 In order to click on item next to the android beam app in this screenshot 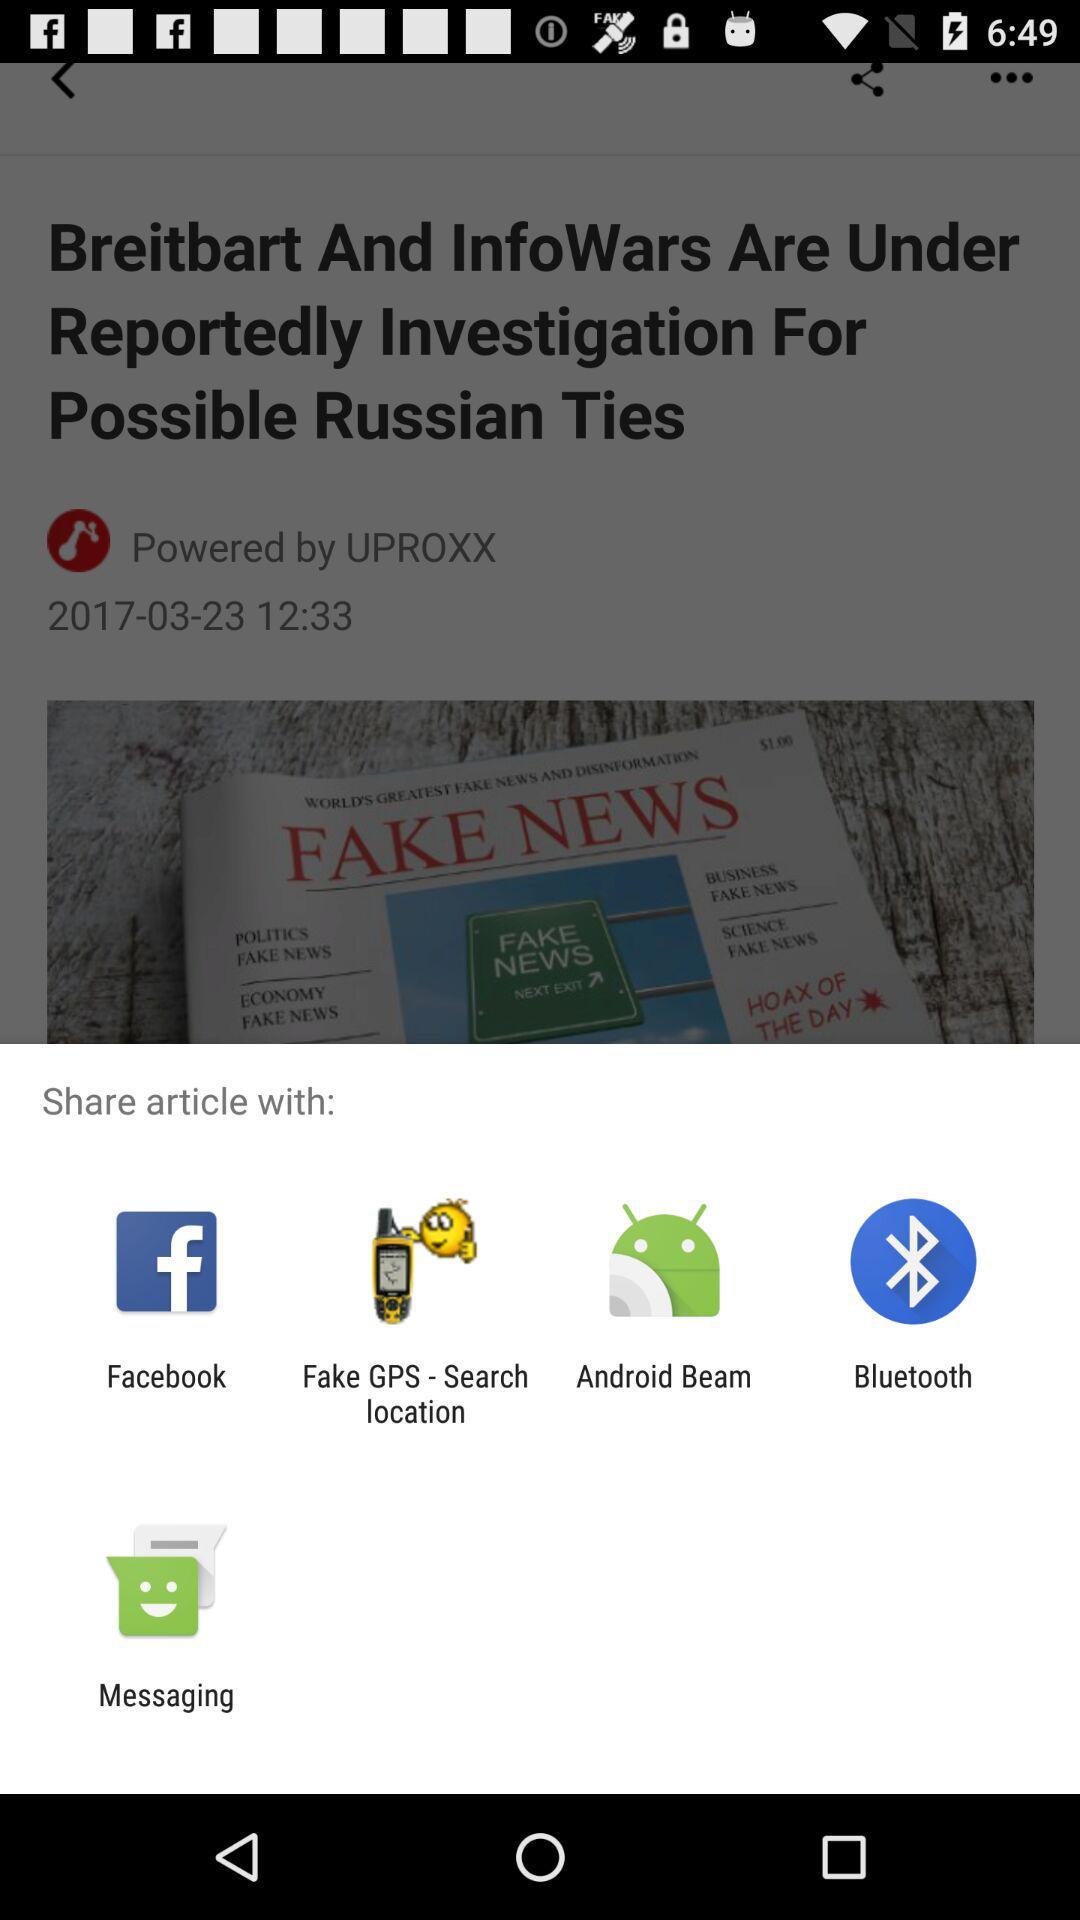, I will do `click(913, 1392)`.